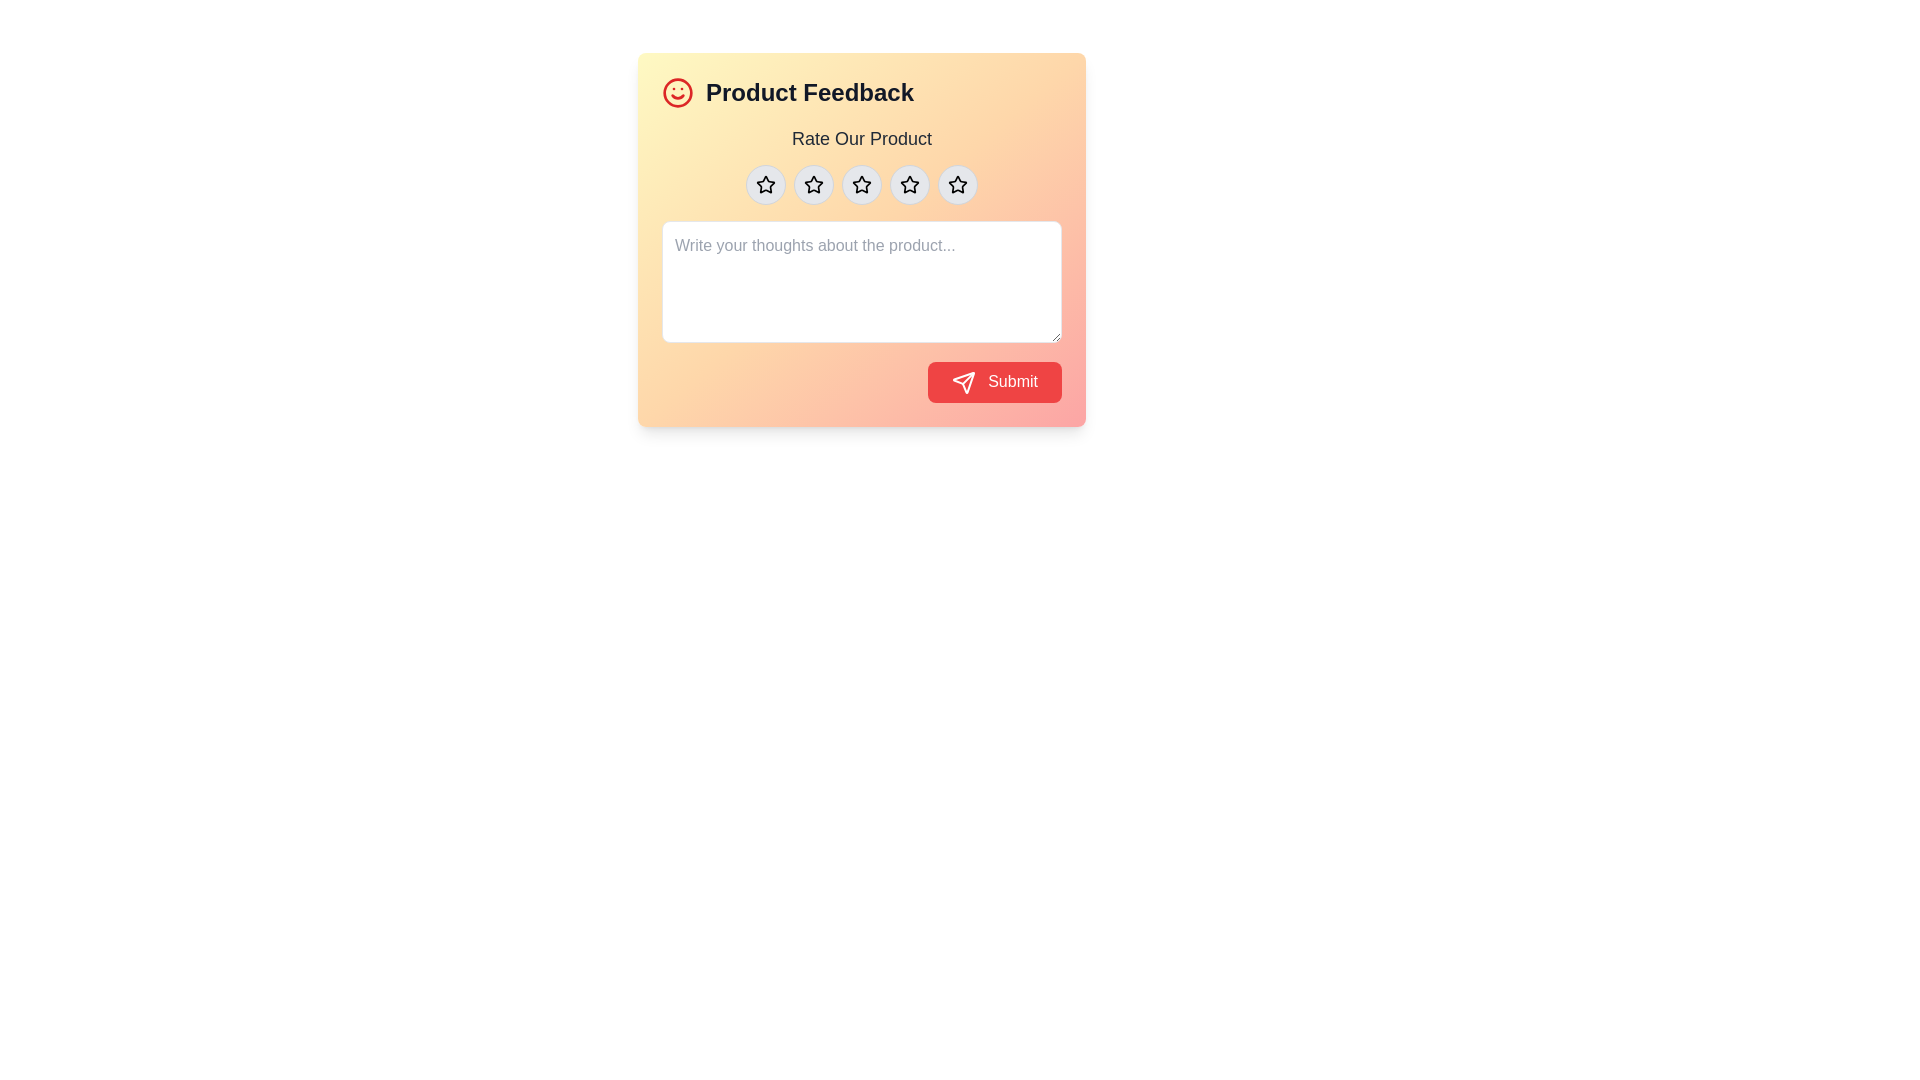 This screenshot has width=1920, height=1080. Describe the element at coordinates (862, 184) in the screenshot. I see `the third interactive rating star, styled as a hollow outline with a bold stroke in the feedback interface panel` at that location.